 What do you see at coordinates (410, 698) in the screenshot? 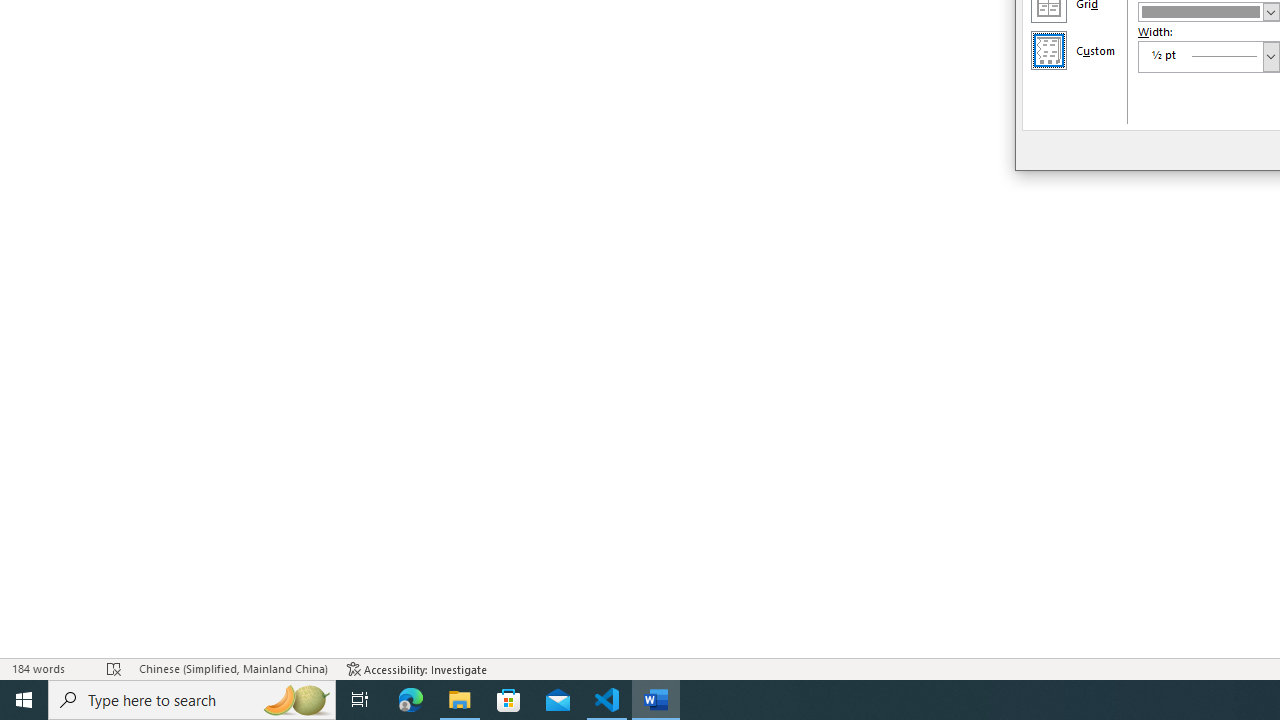
I see `'Microsoft Edge'` at bounding box center [410, 698].